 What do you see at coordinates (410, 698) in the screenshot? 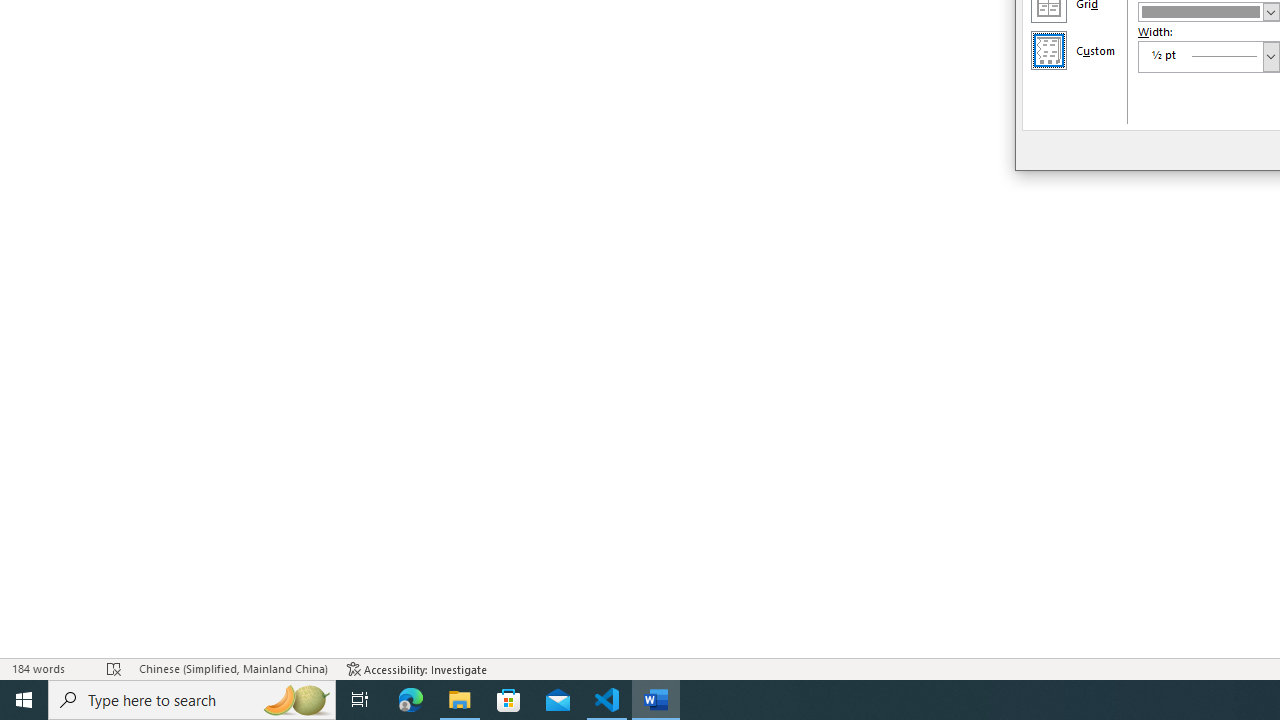
I see `'Microsoft Edge'` at bounding box center [410, 698].